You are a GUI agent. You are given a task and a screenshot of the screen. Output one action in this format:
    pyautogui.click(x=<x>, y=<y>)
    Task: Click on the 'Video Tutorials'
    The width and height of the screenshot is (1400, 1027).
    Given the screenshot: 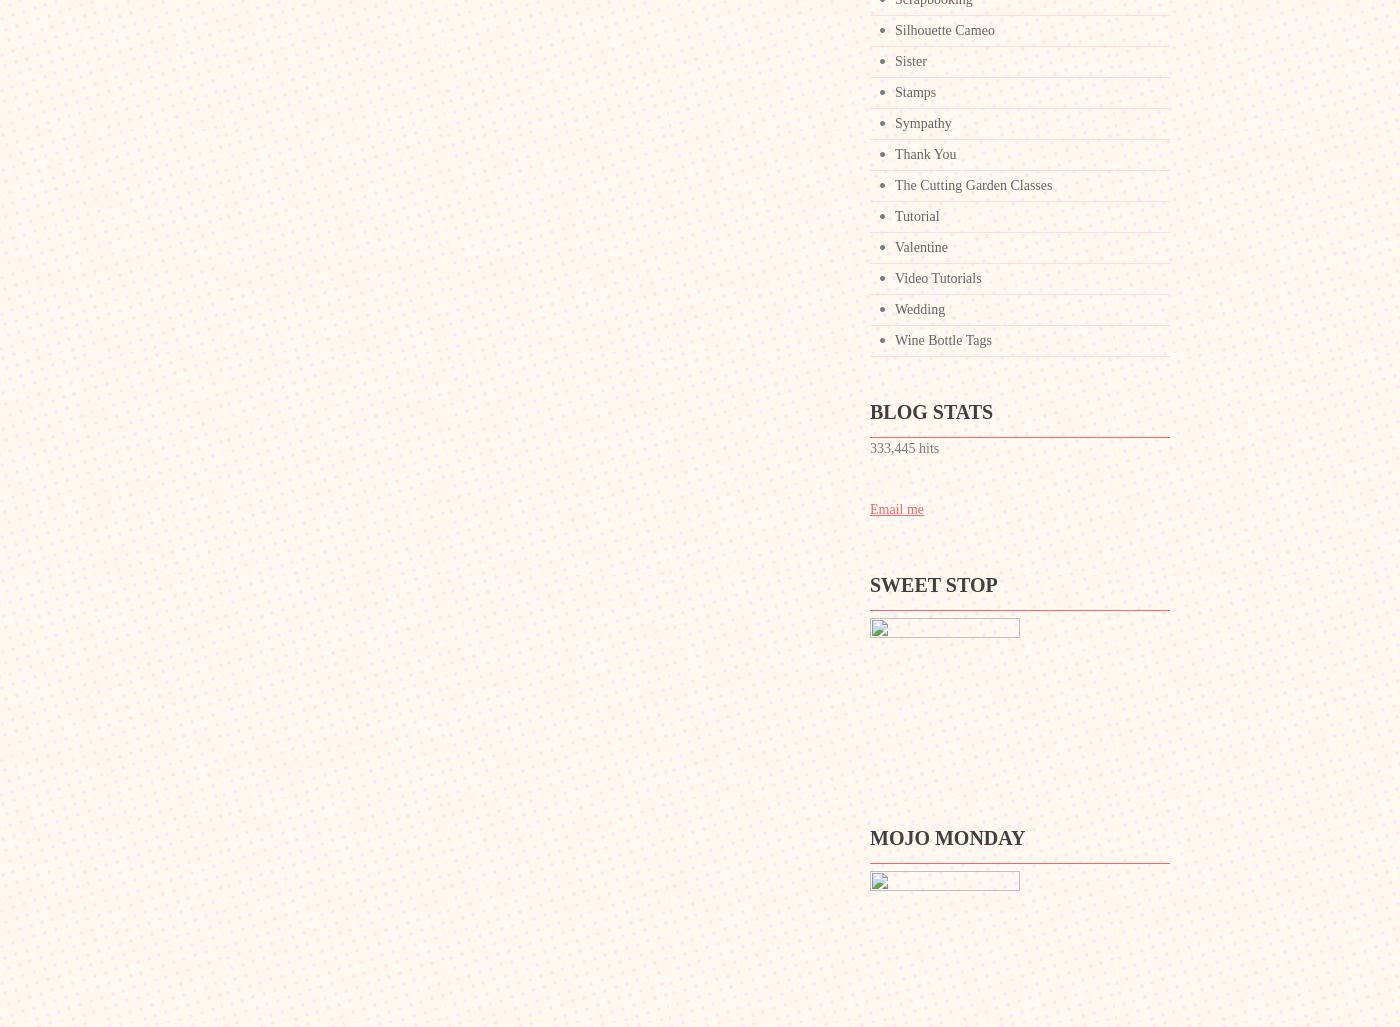 What is the action you would take?
    pyautogui.click(x=938, y=278)
    